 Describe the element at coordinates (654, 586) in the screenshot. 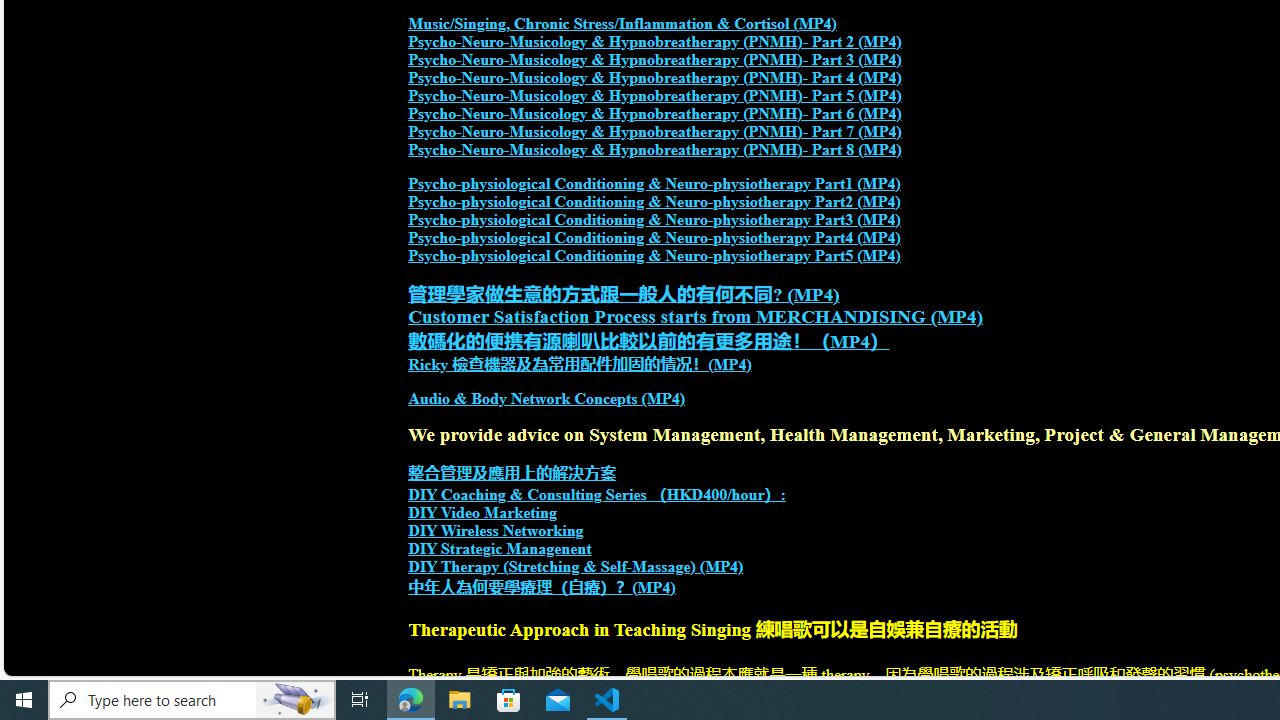

I see `'(MP4)'` at that location.